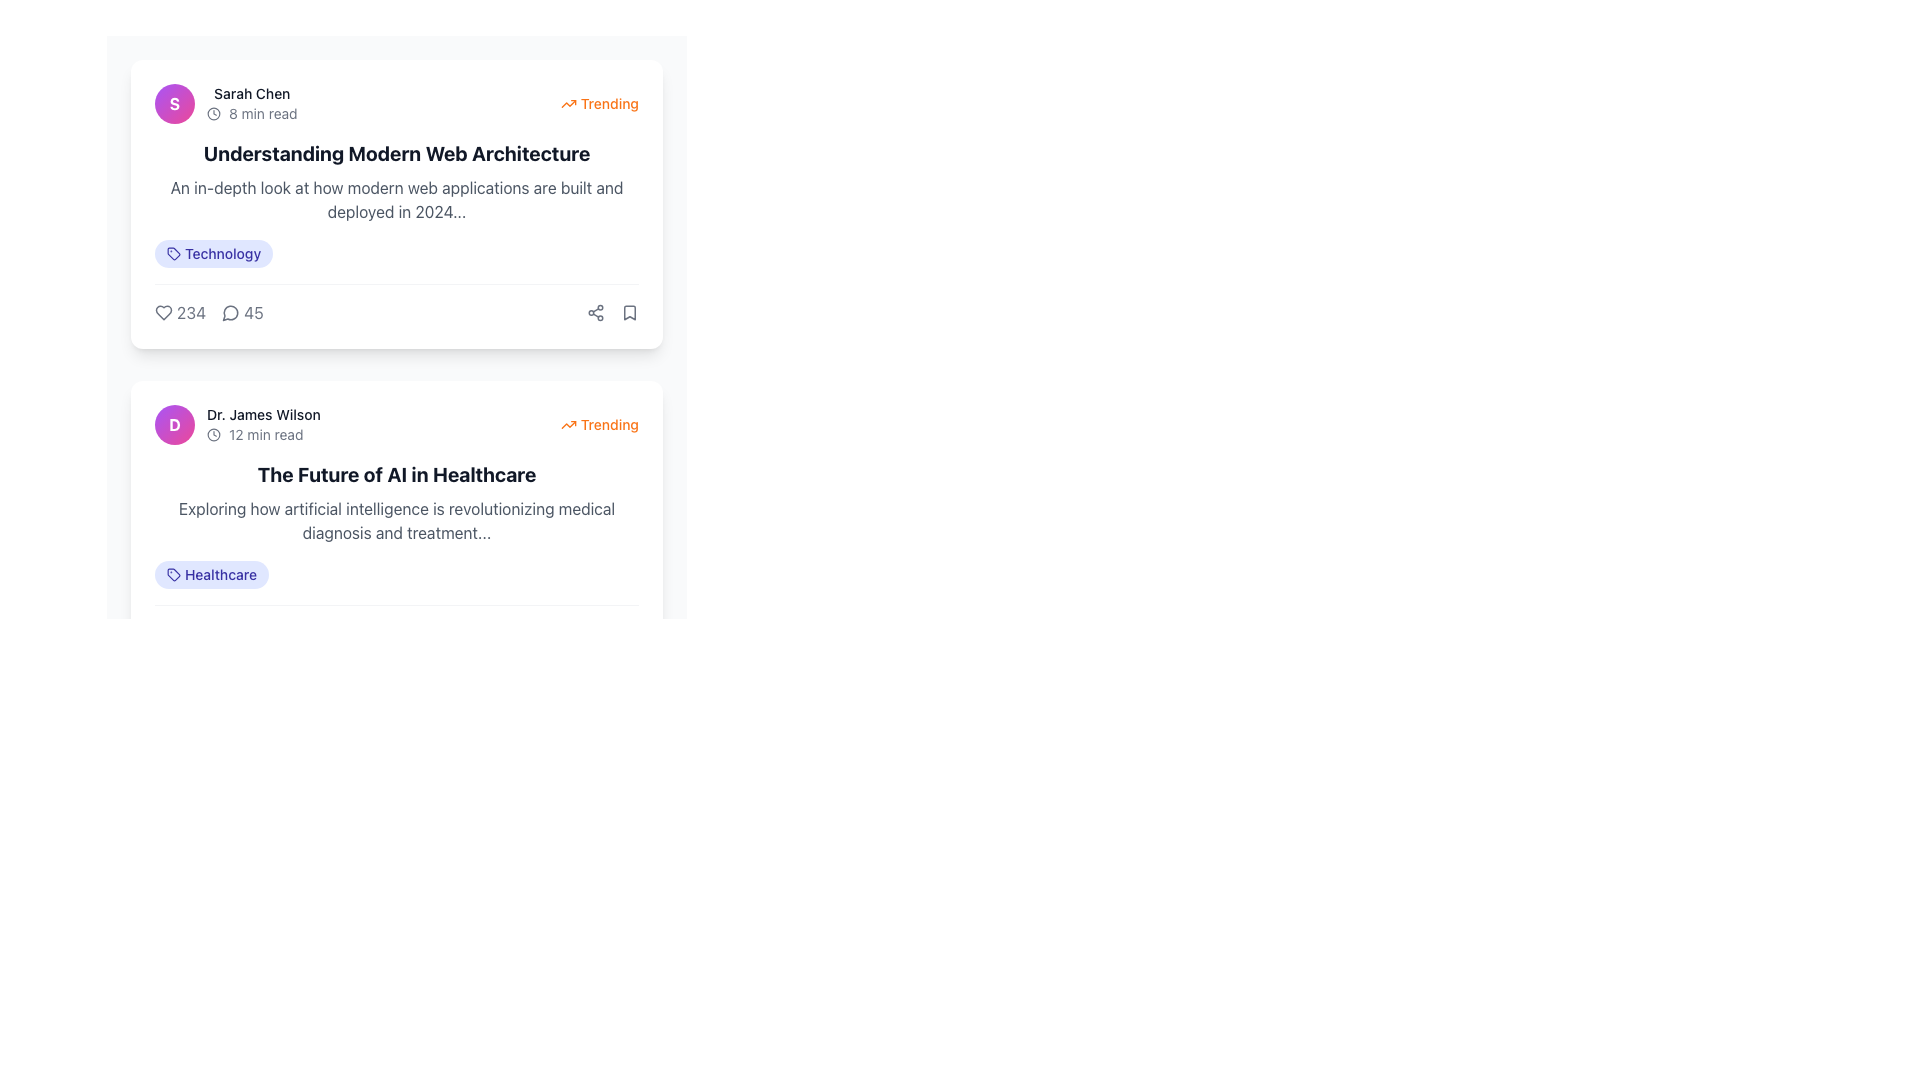 The image size is (1920, 1080). I want to click on the circular profile icon featuring a gradient background and the letter 'D' in bold white text, which is located to the far left of the text 'Dr. James Wilson 12 min read', so click(174, 423).